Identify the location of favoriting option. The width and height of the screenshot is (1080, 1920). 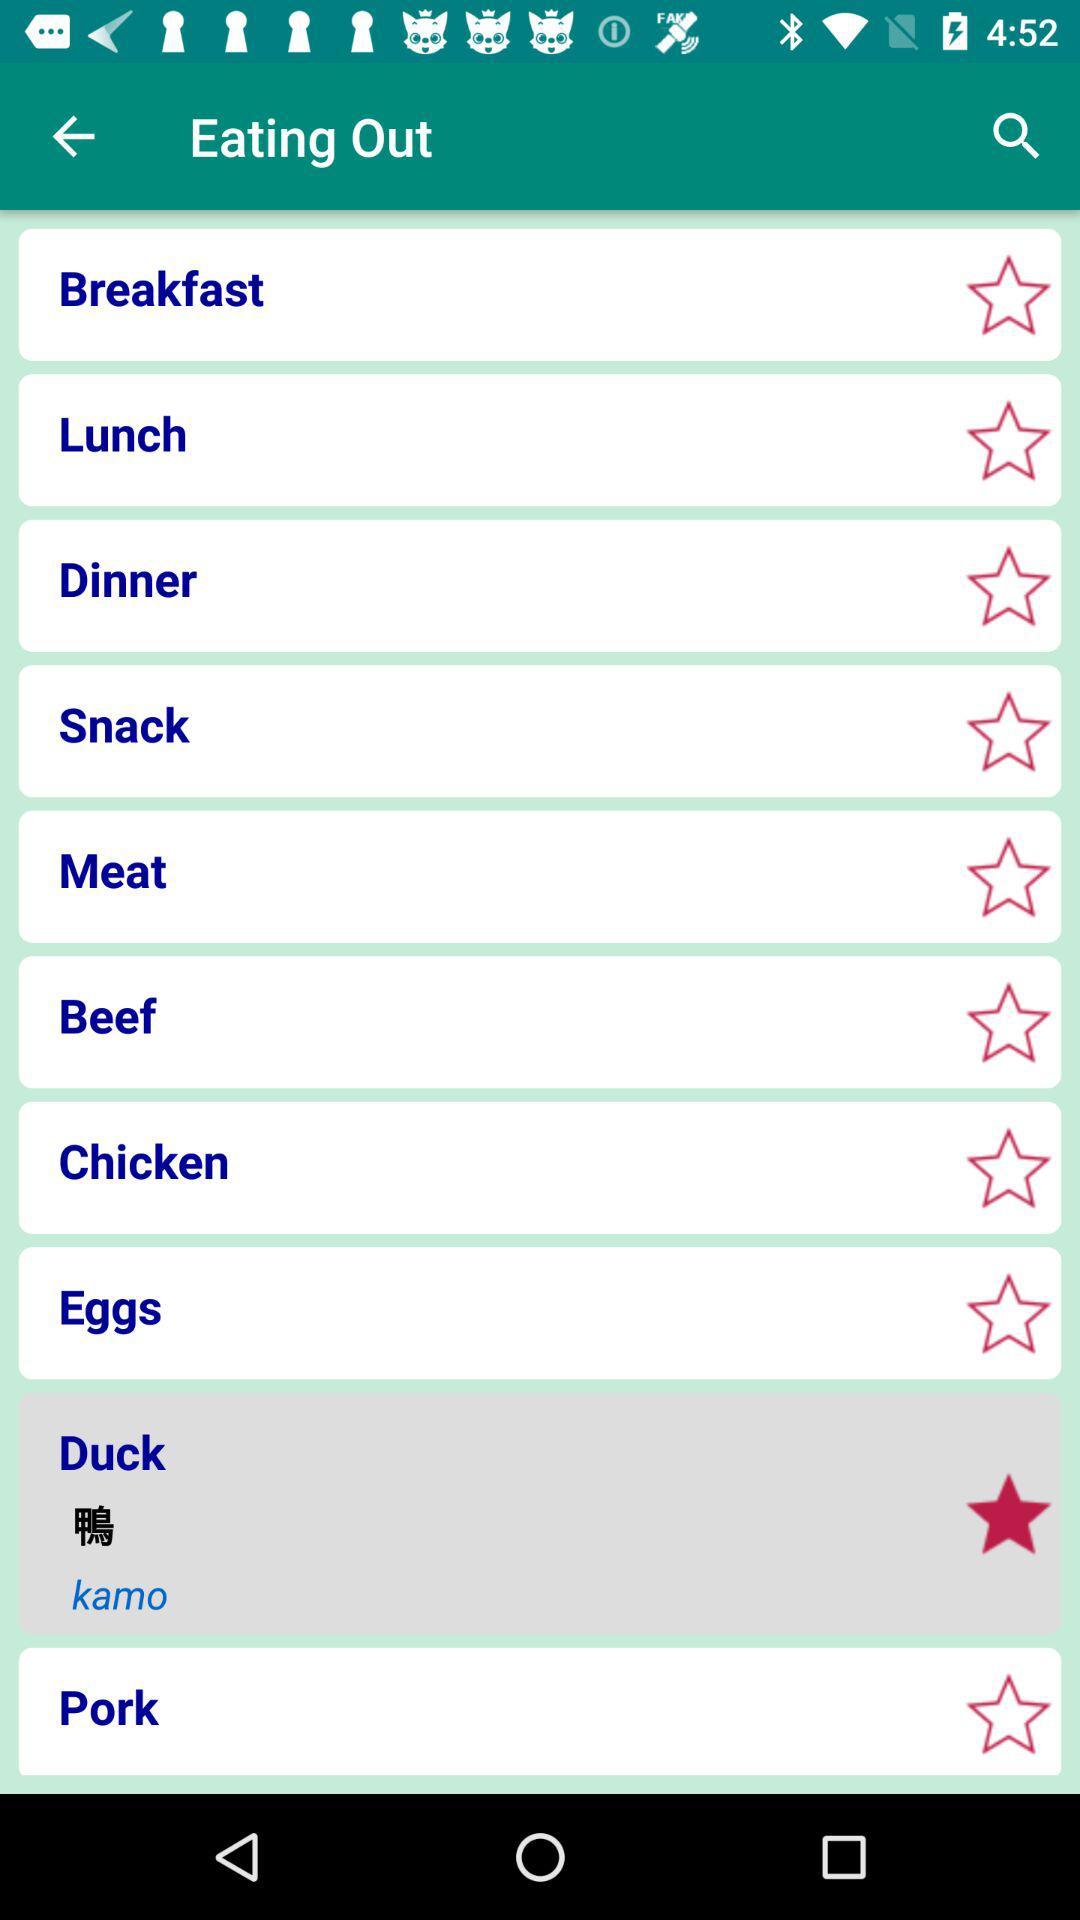
(1008, 439).